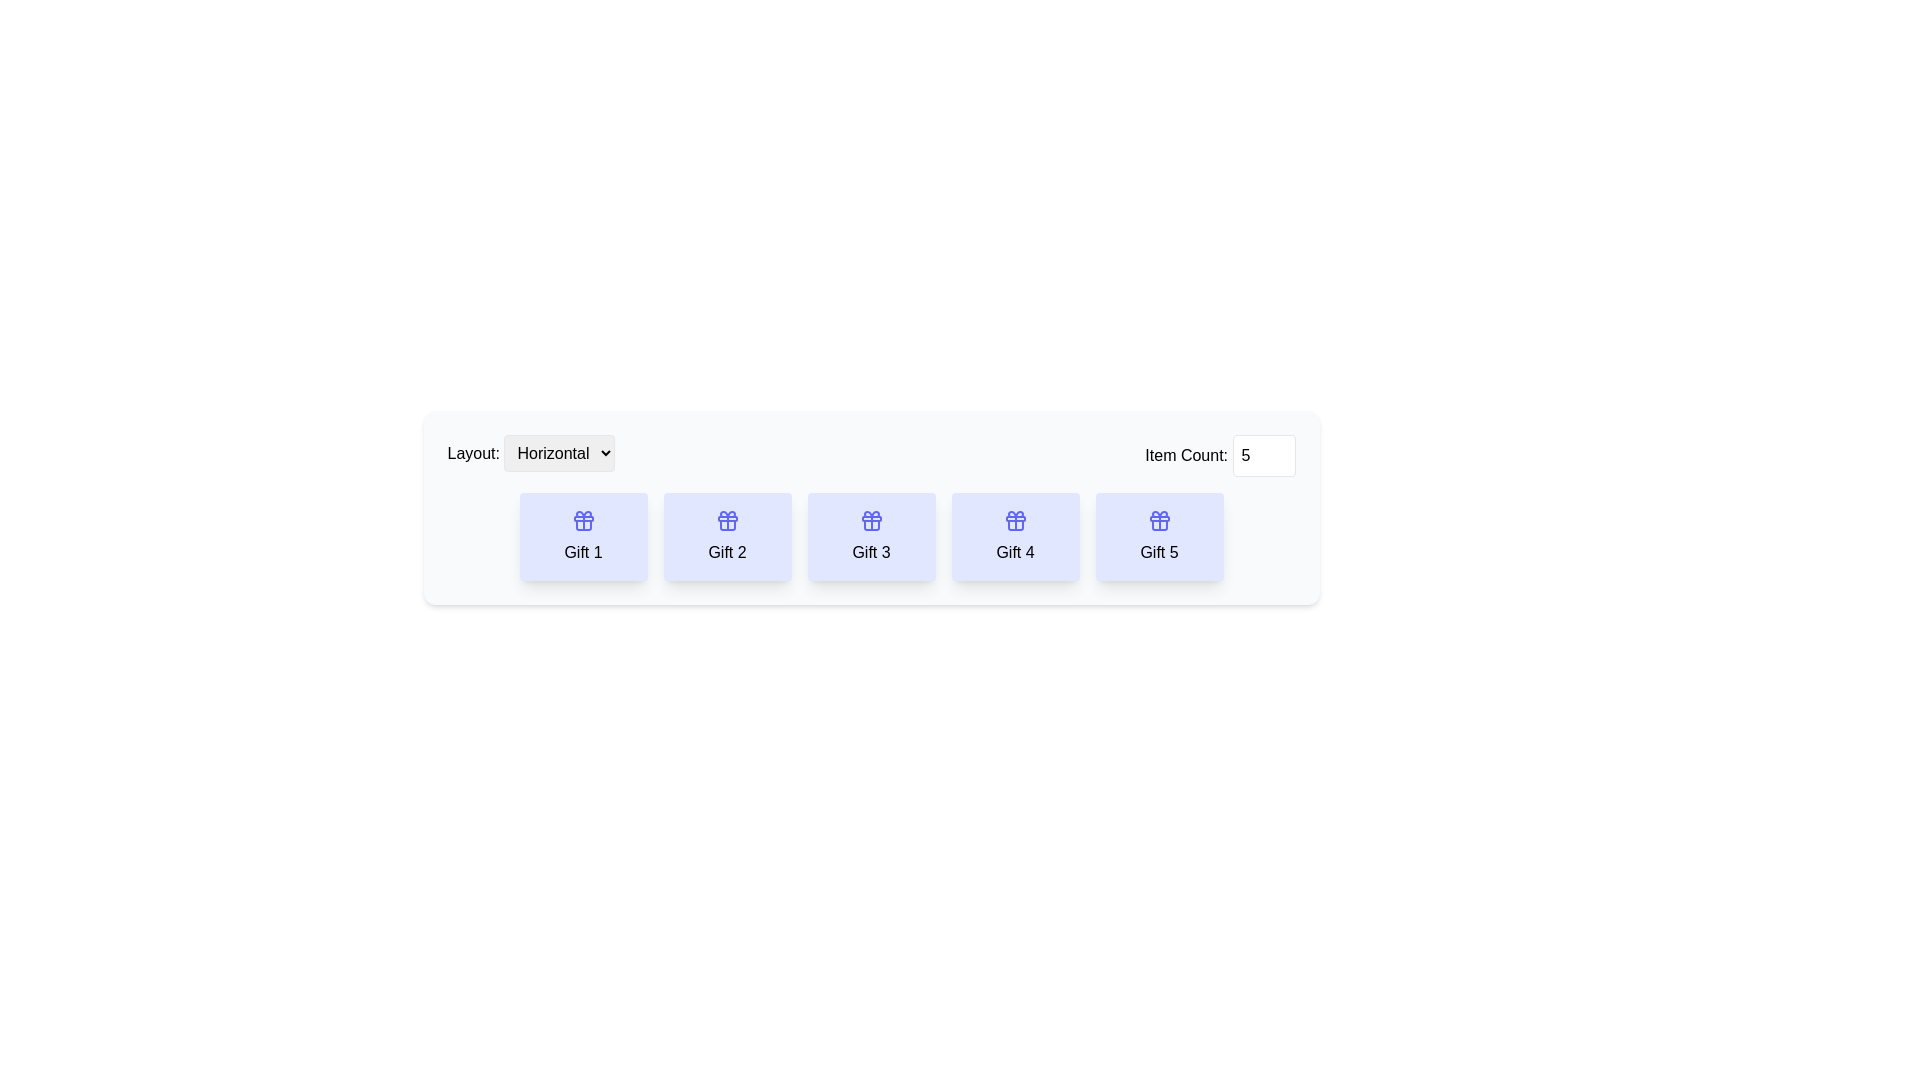  I want to click on the Text Label displaying 'Gift 1' styled in black font, which is positioned under the gift box icon within a rectangular card with a soft purple background, so click(582, 552).